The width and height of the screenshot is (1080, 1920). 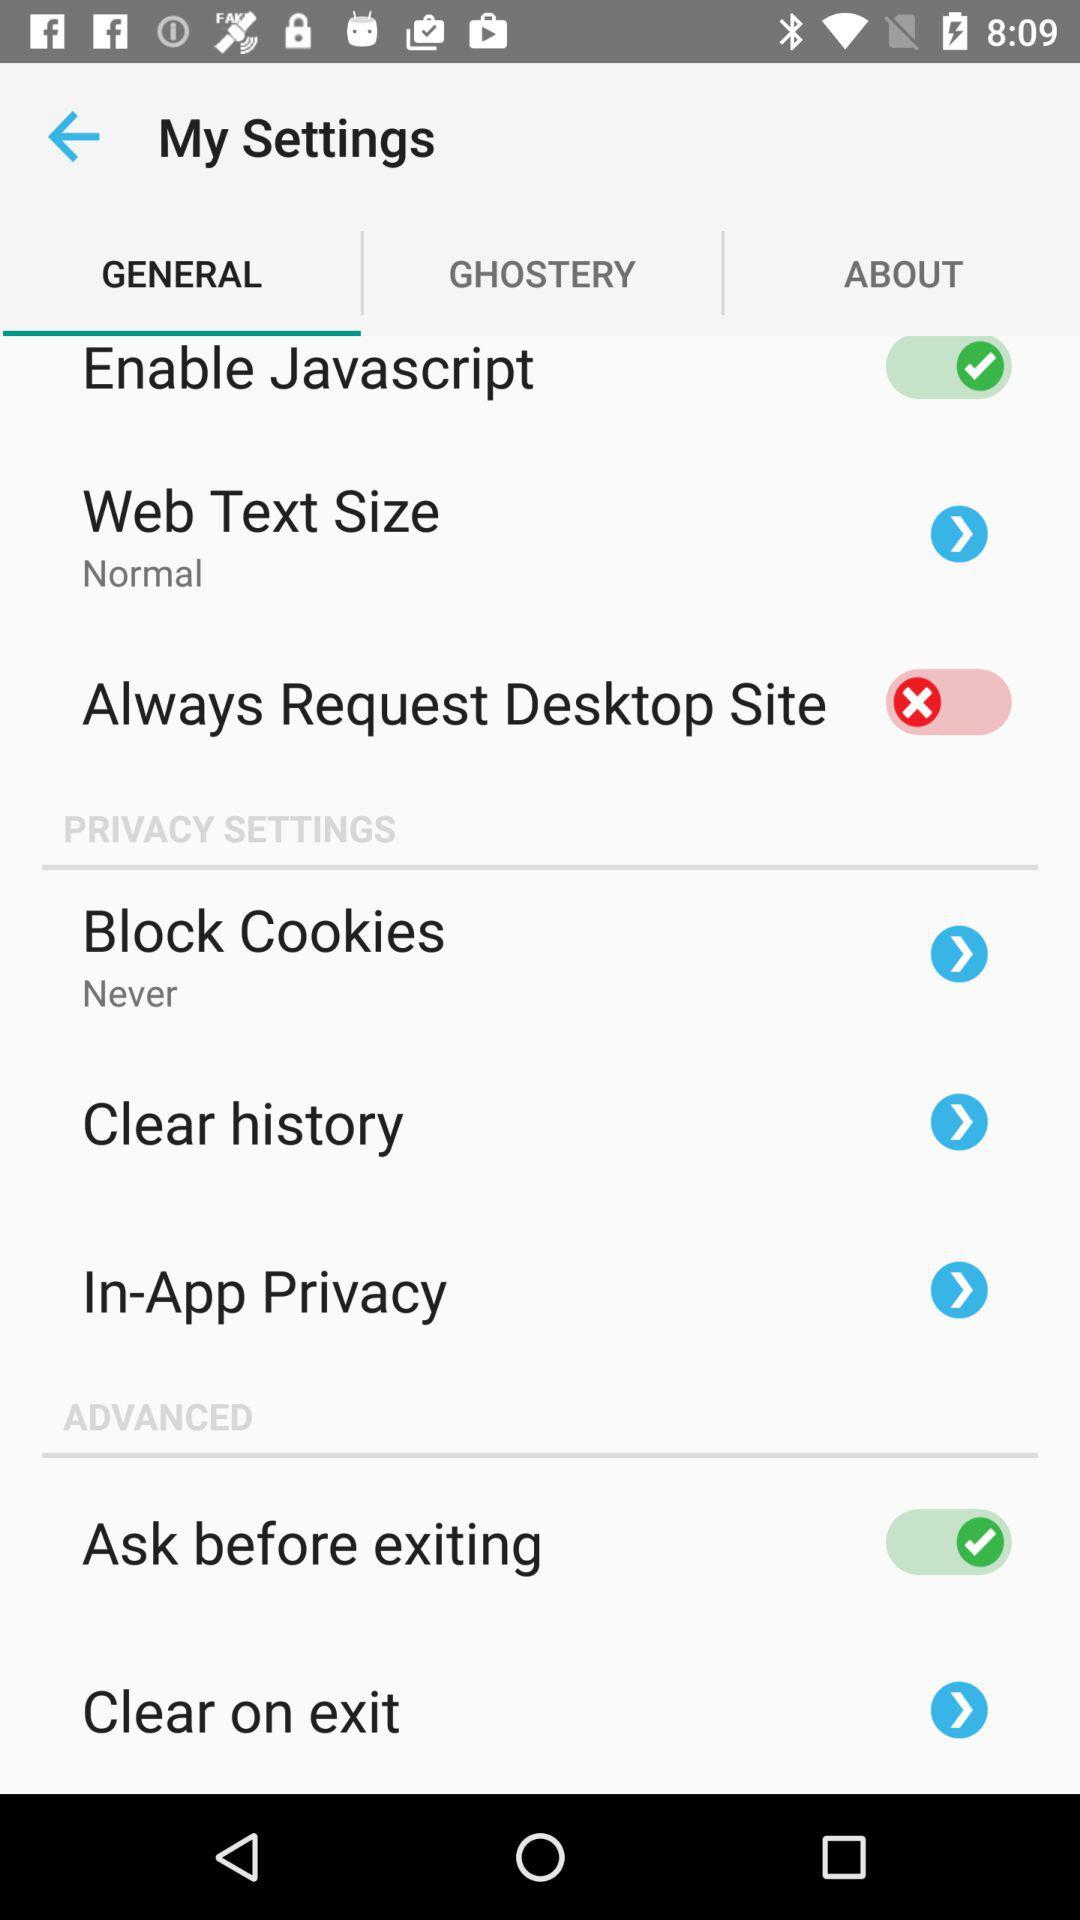 What do you see at coordinates (540, 1415) in the screenshot?
I see `advanced` at bounding box center [540, 1415].